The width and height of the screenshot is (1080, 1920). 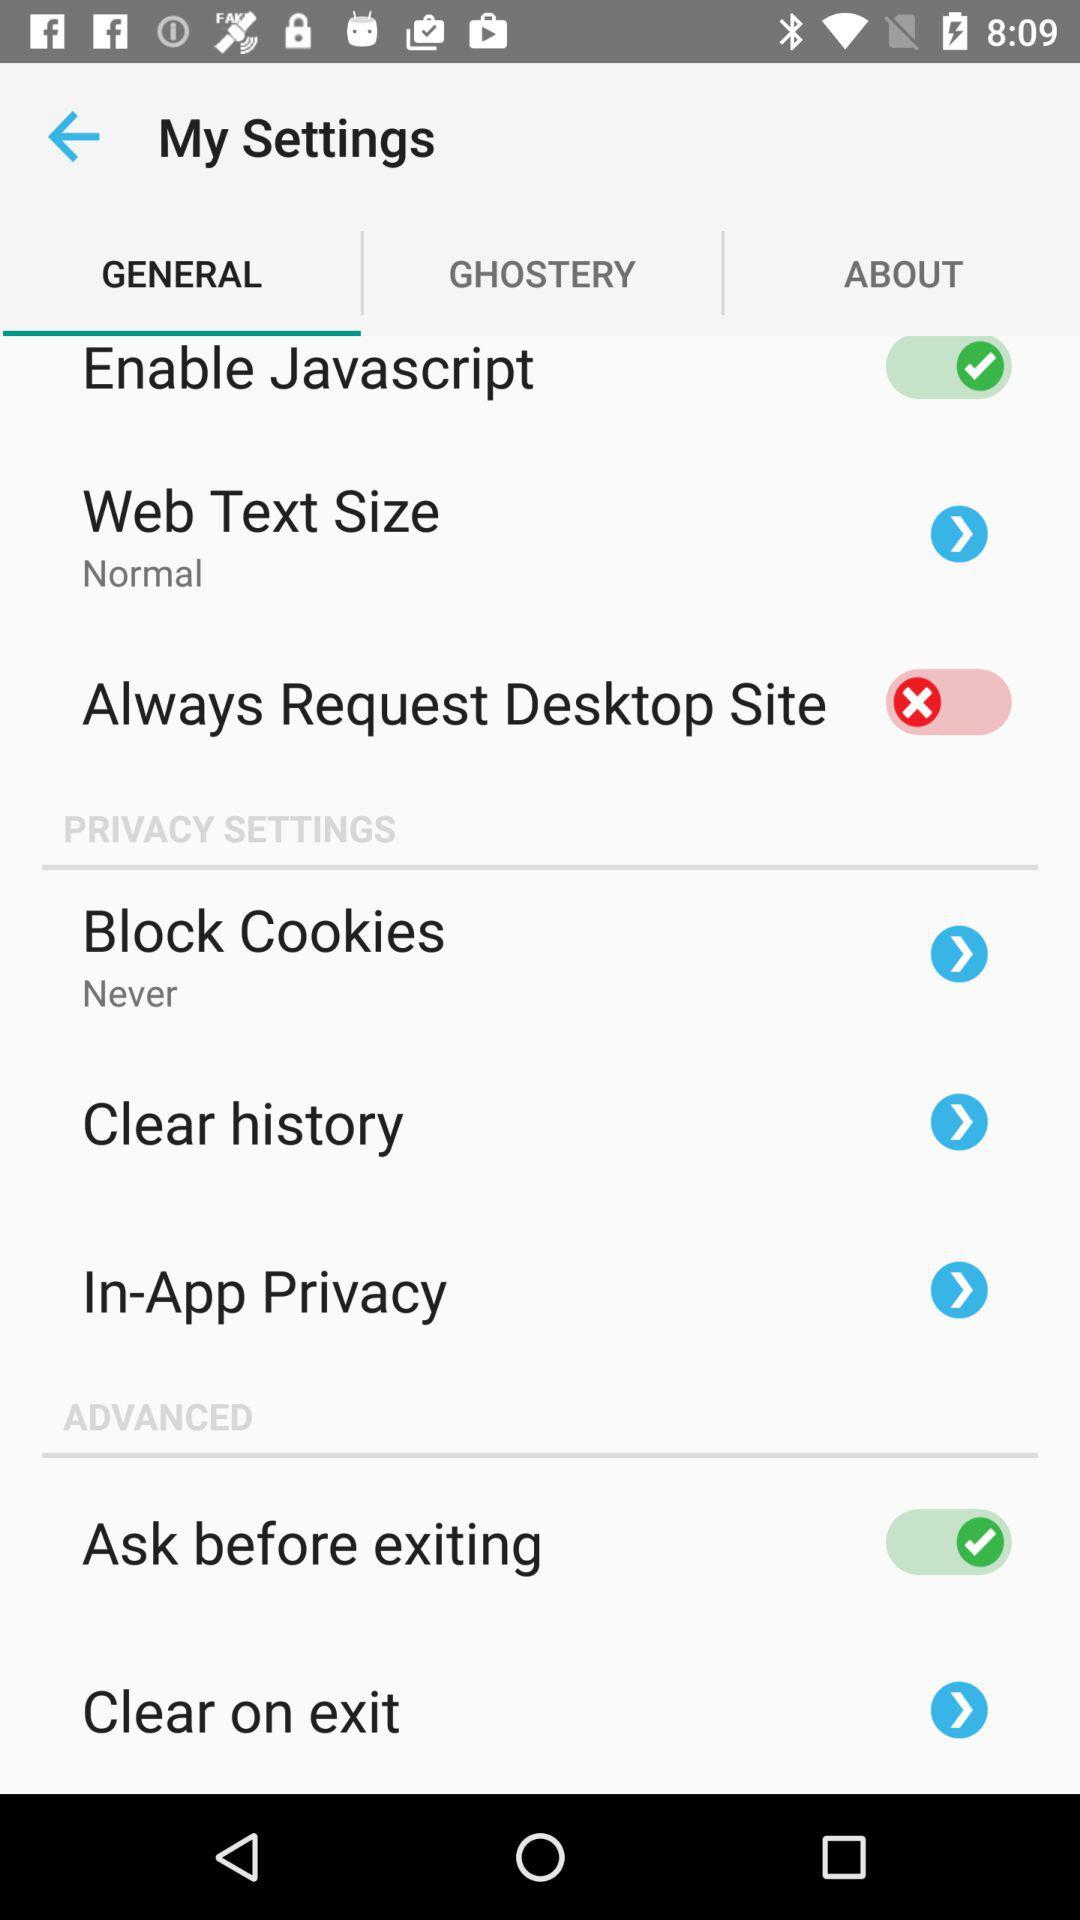 What do you see at coordinates (540, 1415) in the screenshot?
I see `advanced` at bounding box center [540, 1415].